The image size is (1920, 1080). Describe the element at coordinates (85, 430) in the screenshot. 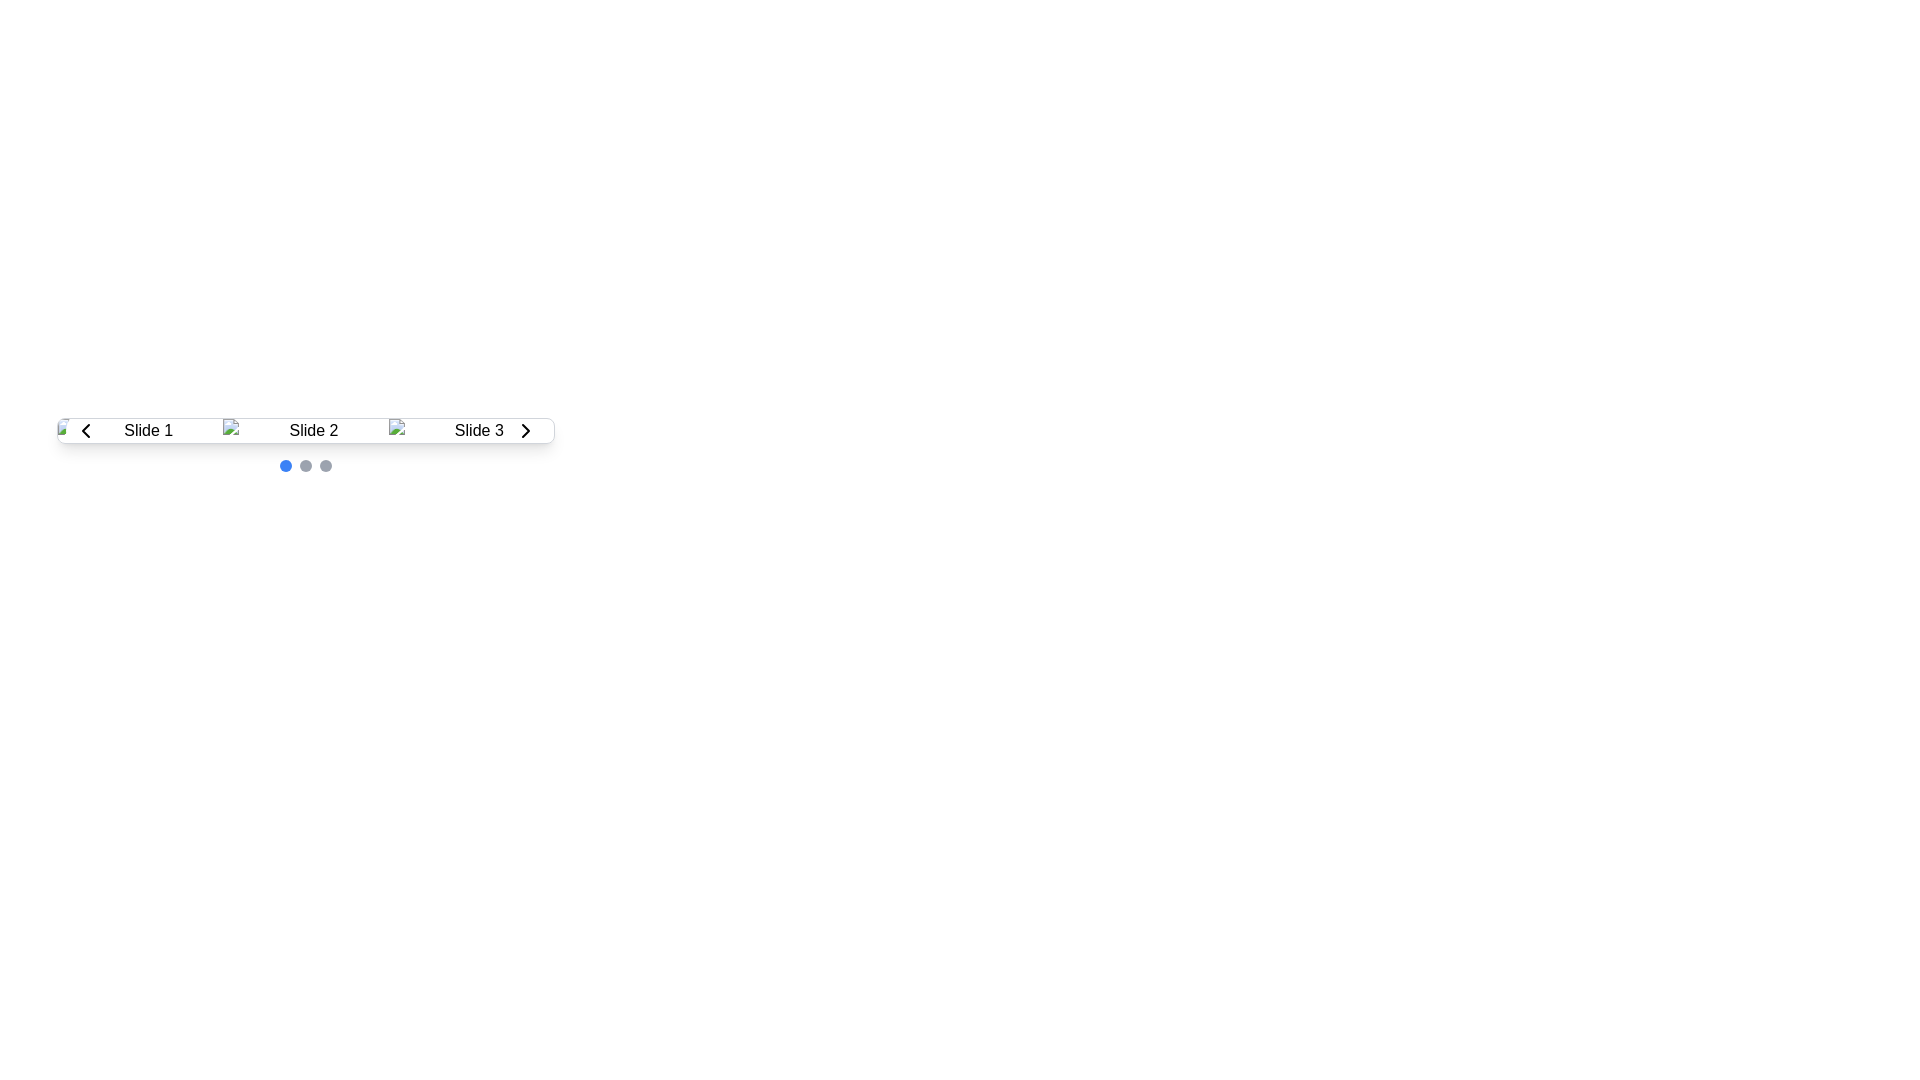

I see `the leftward-pointing chevron icon` at that location.